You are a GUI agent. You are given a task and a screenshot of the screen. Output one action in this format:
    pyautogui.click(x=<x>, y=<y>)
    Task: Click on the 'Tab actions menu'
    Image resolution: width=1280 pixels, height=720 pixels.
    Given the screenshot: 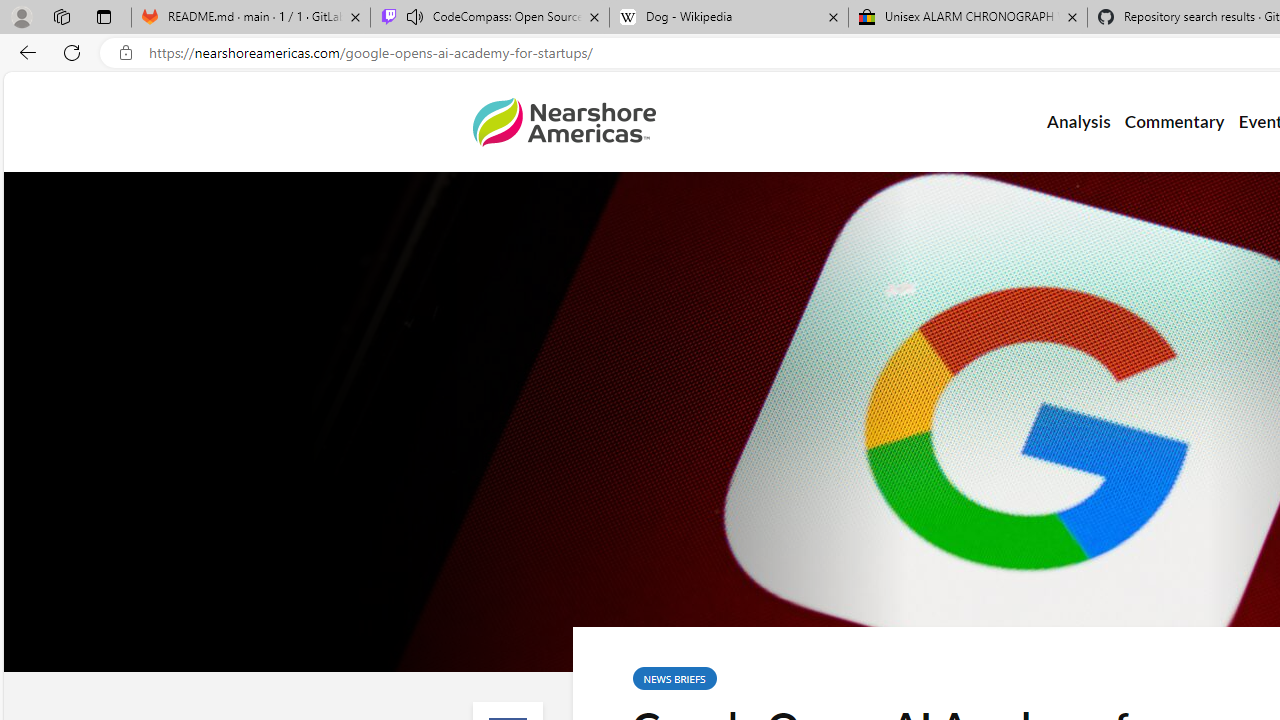 What is the action you would take?
    pyautogui.click(x=103, y=16)
    